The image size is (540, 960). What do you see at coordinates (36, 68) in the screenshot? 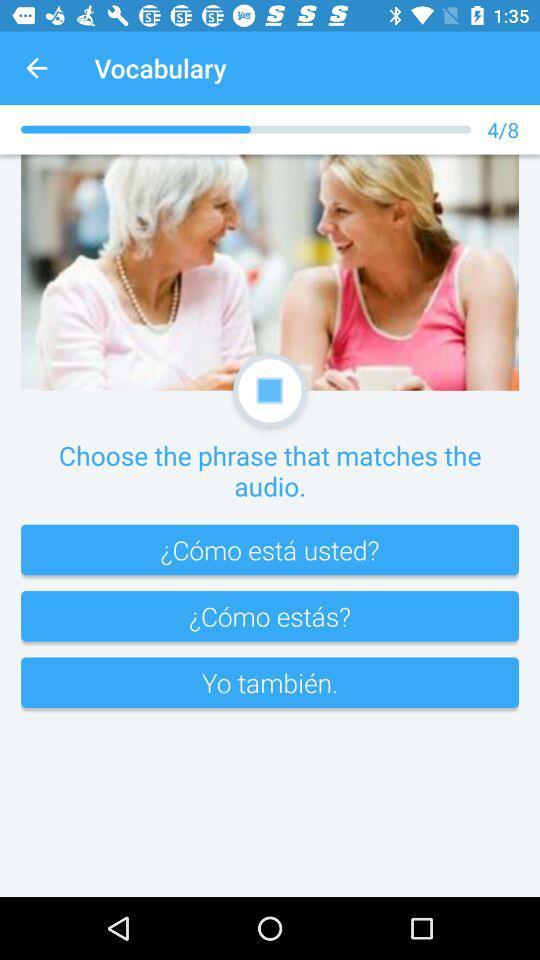
I see `icon next to vocabulary` at bounding box center [36, 68].